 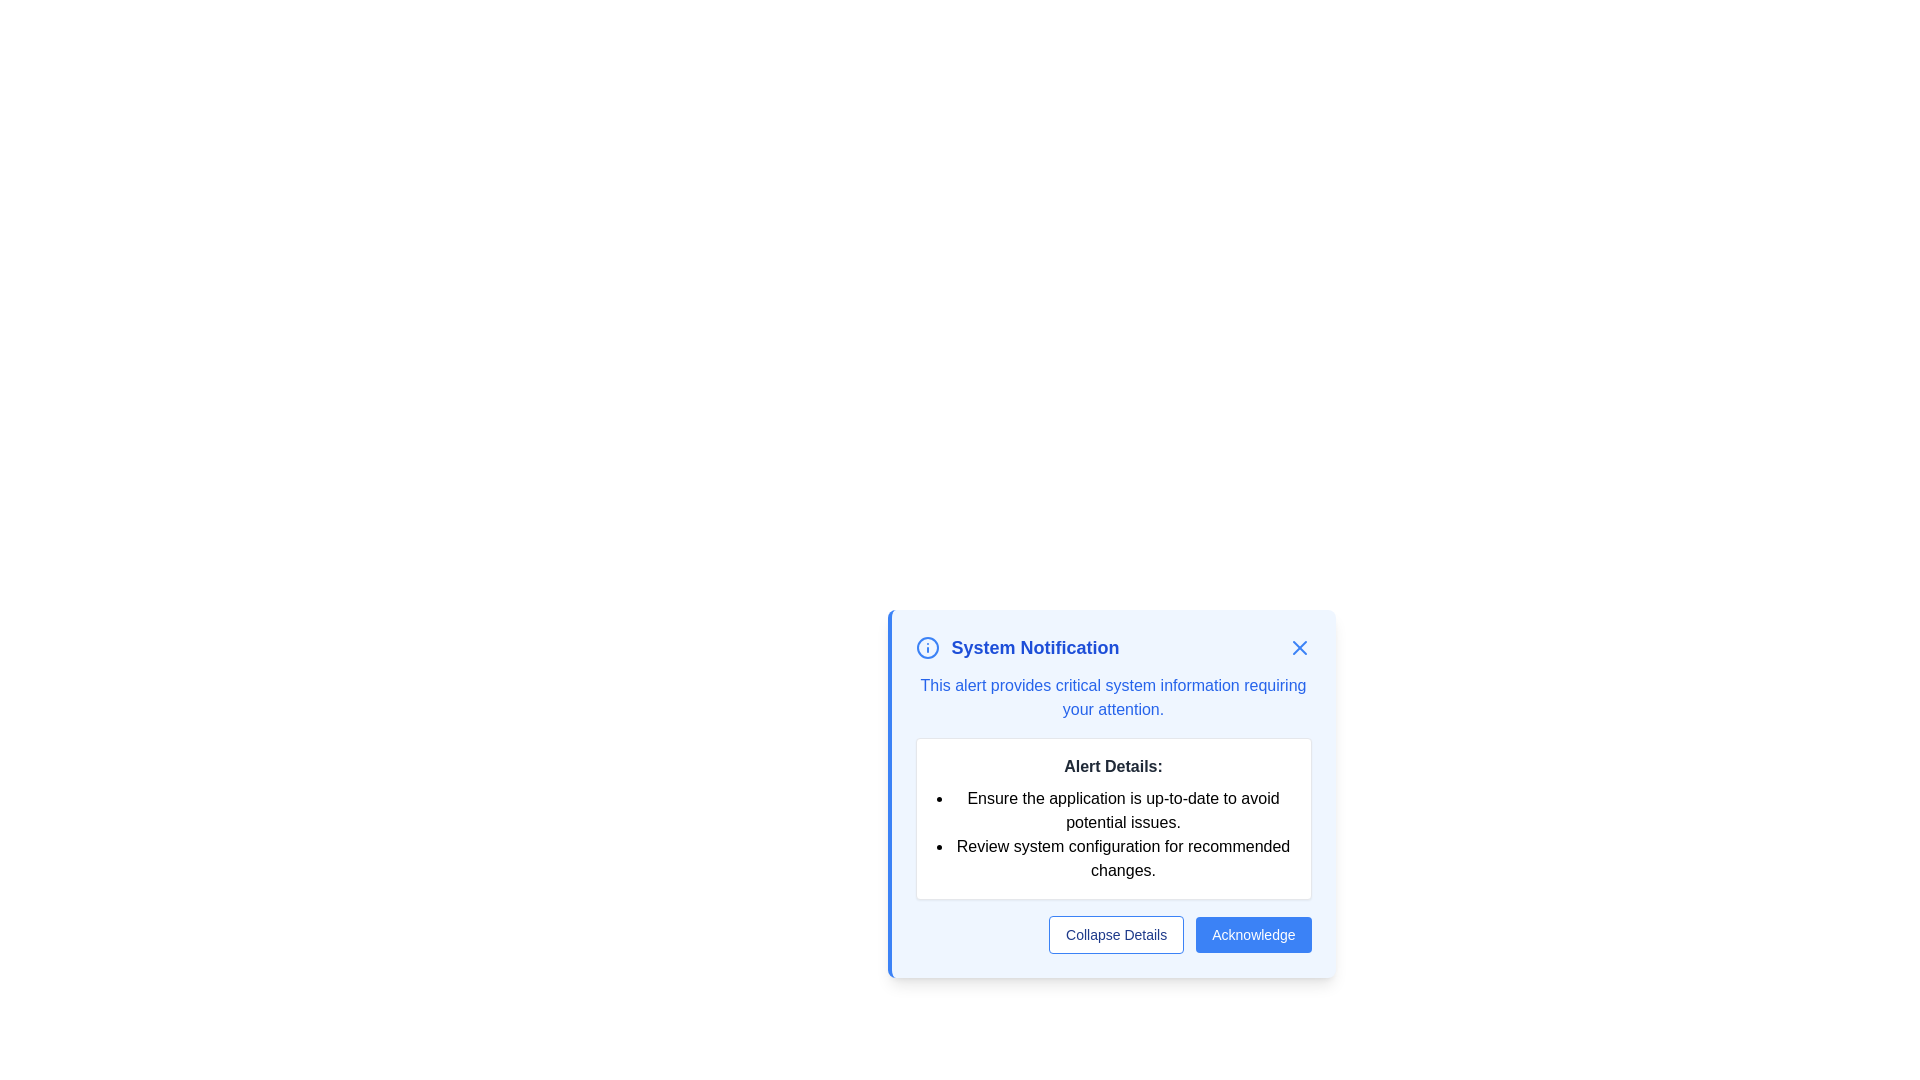 What do you see at coordinates (1123, 810) in the screenshot?
I see `informational text about keeping the application up-to-date, which is the first item in the bulleted list within the modal dialog labeled 'Alert Details'` at bounding box center [1123, 810].